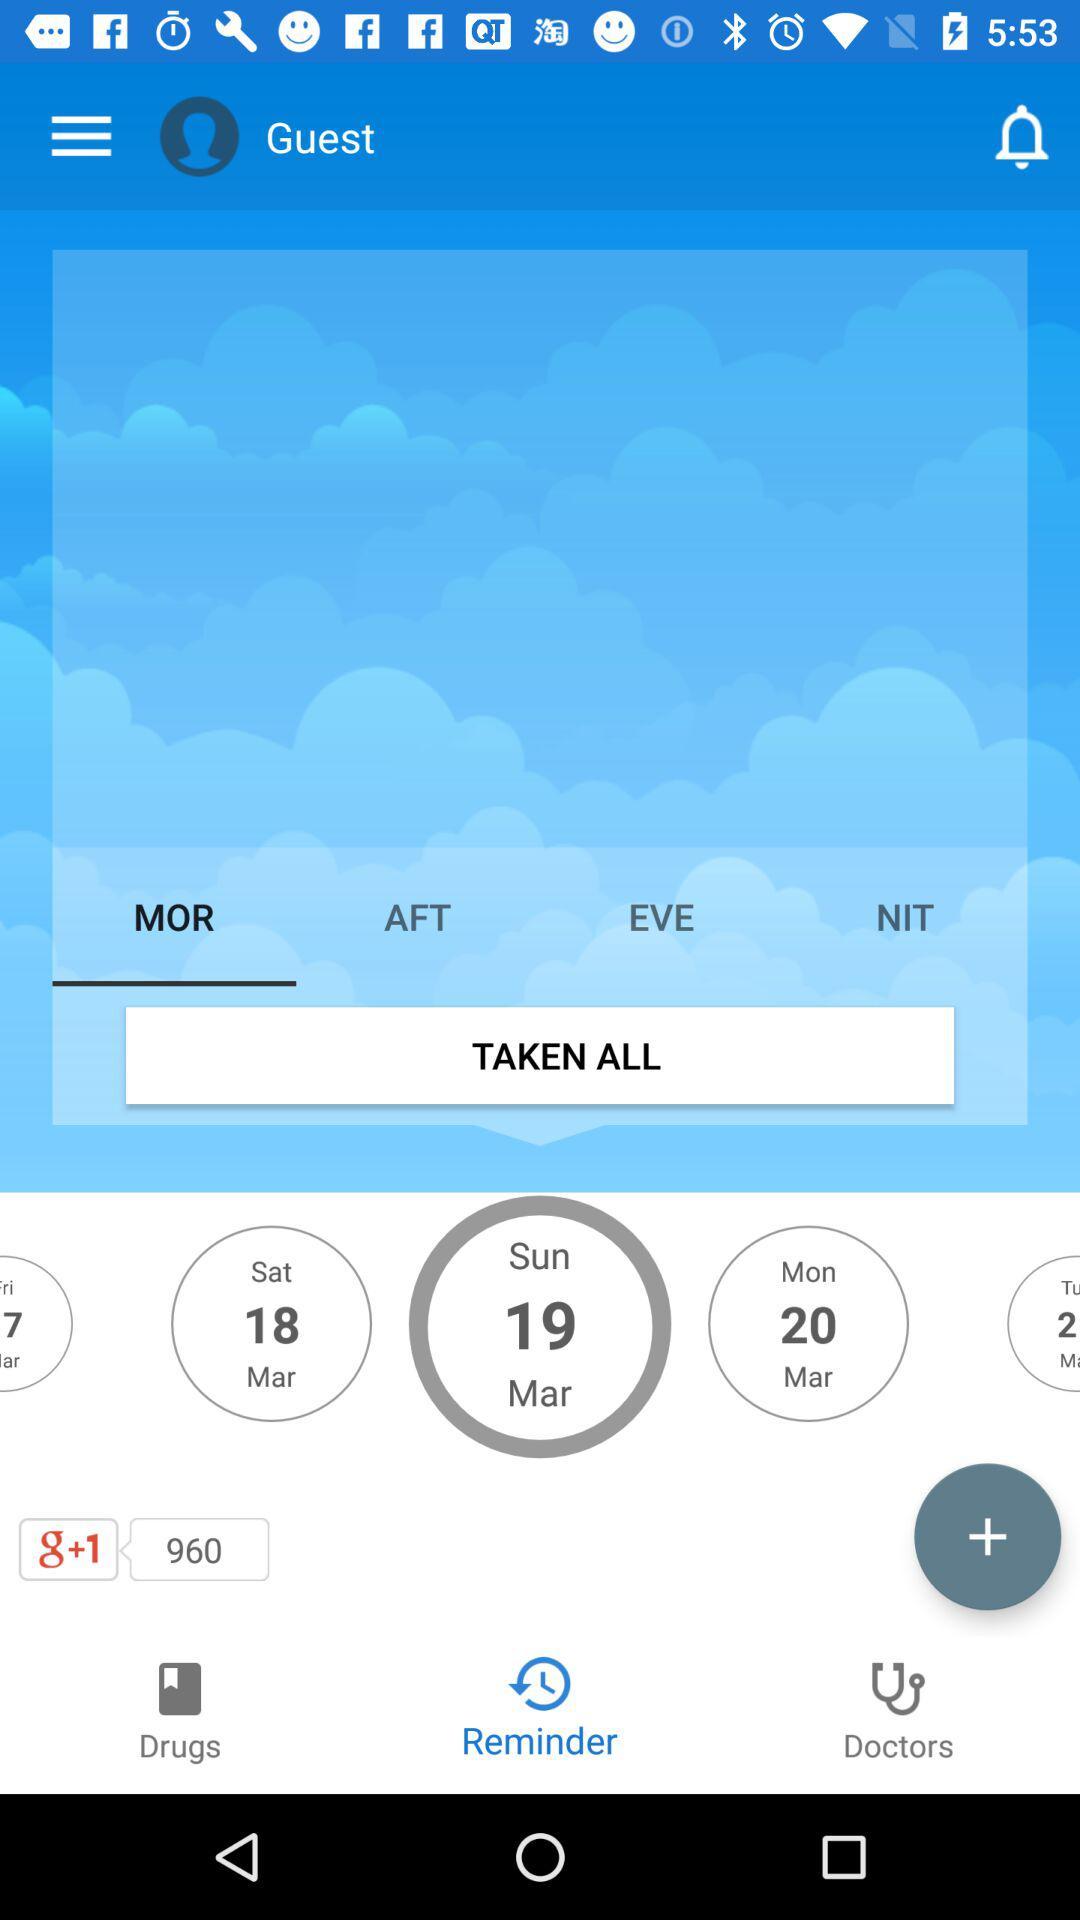 The image size is (1080, 1920). I want to click on the item next to the guest, so click(199, 135).